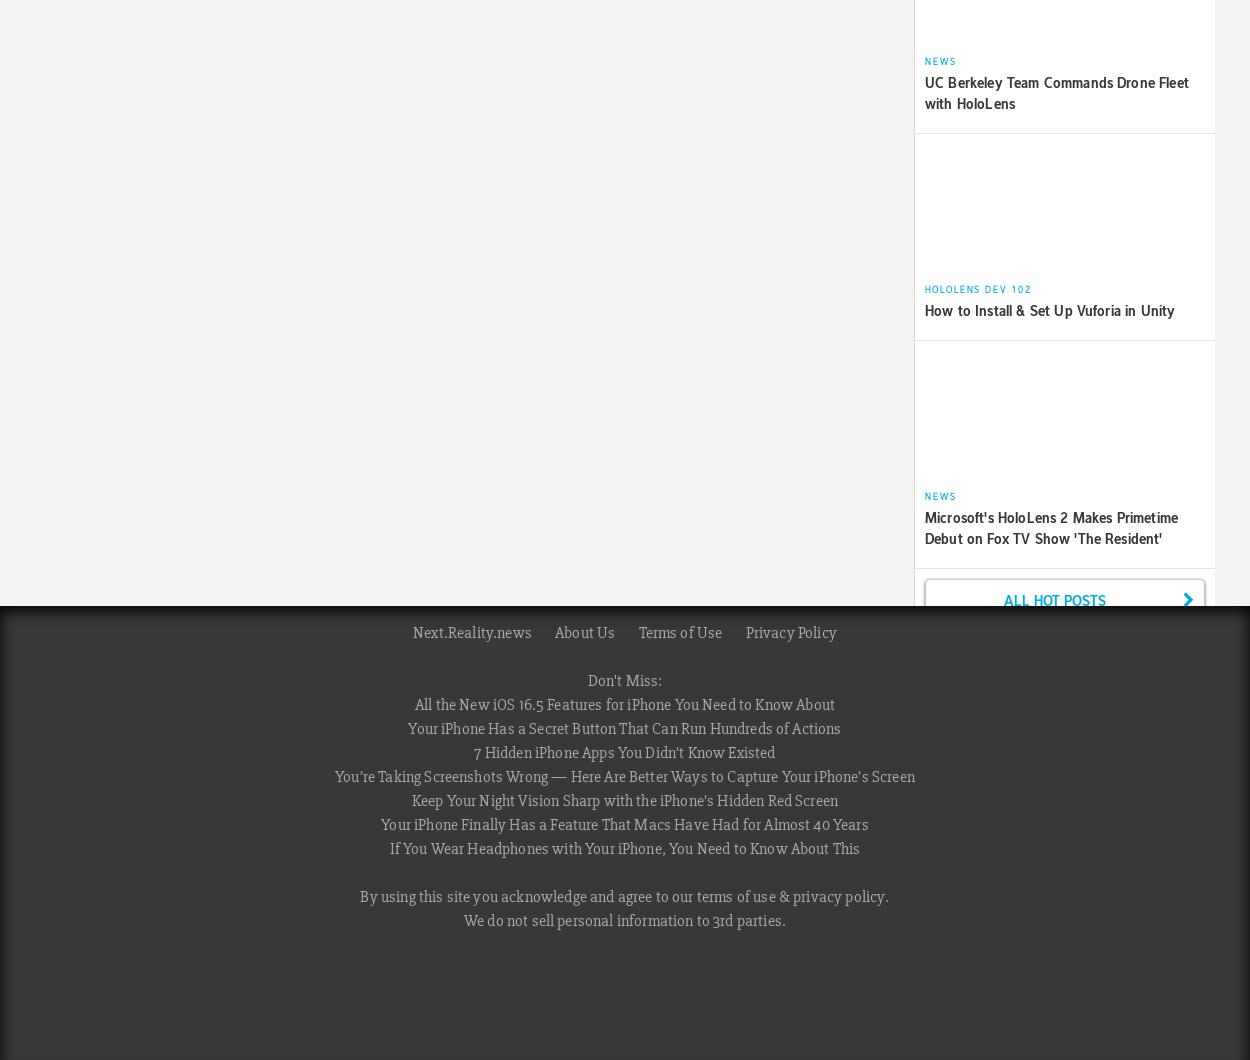 This screenshot has width=1250, height=1060. Describe the element at coordinates (528, 896) in the screenshot. I see `'By using this site you acknowledge and agree to our'` at that location.